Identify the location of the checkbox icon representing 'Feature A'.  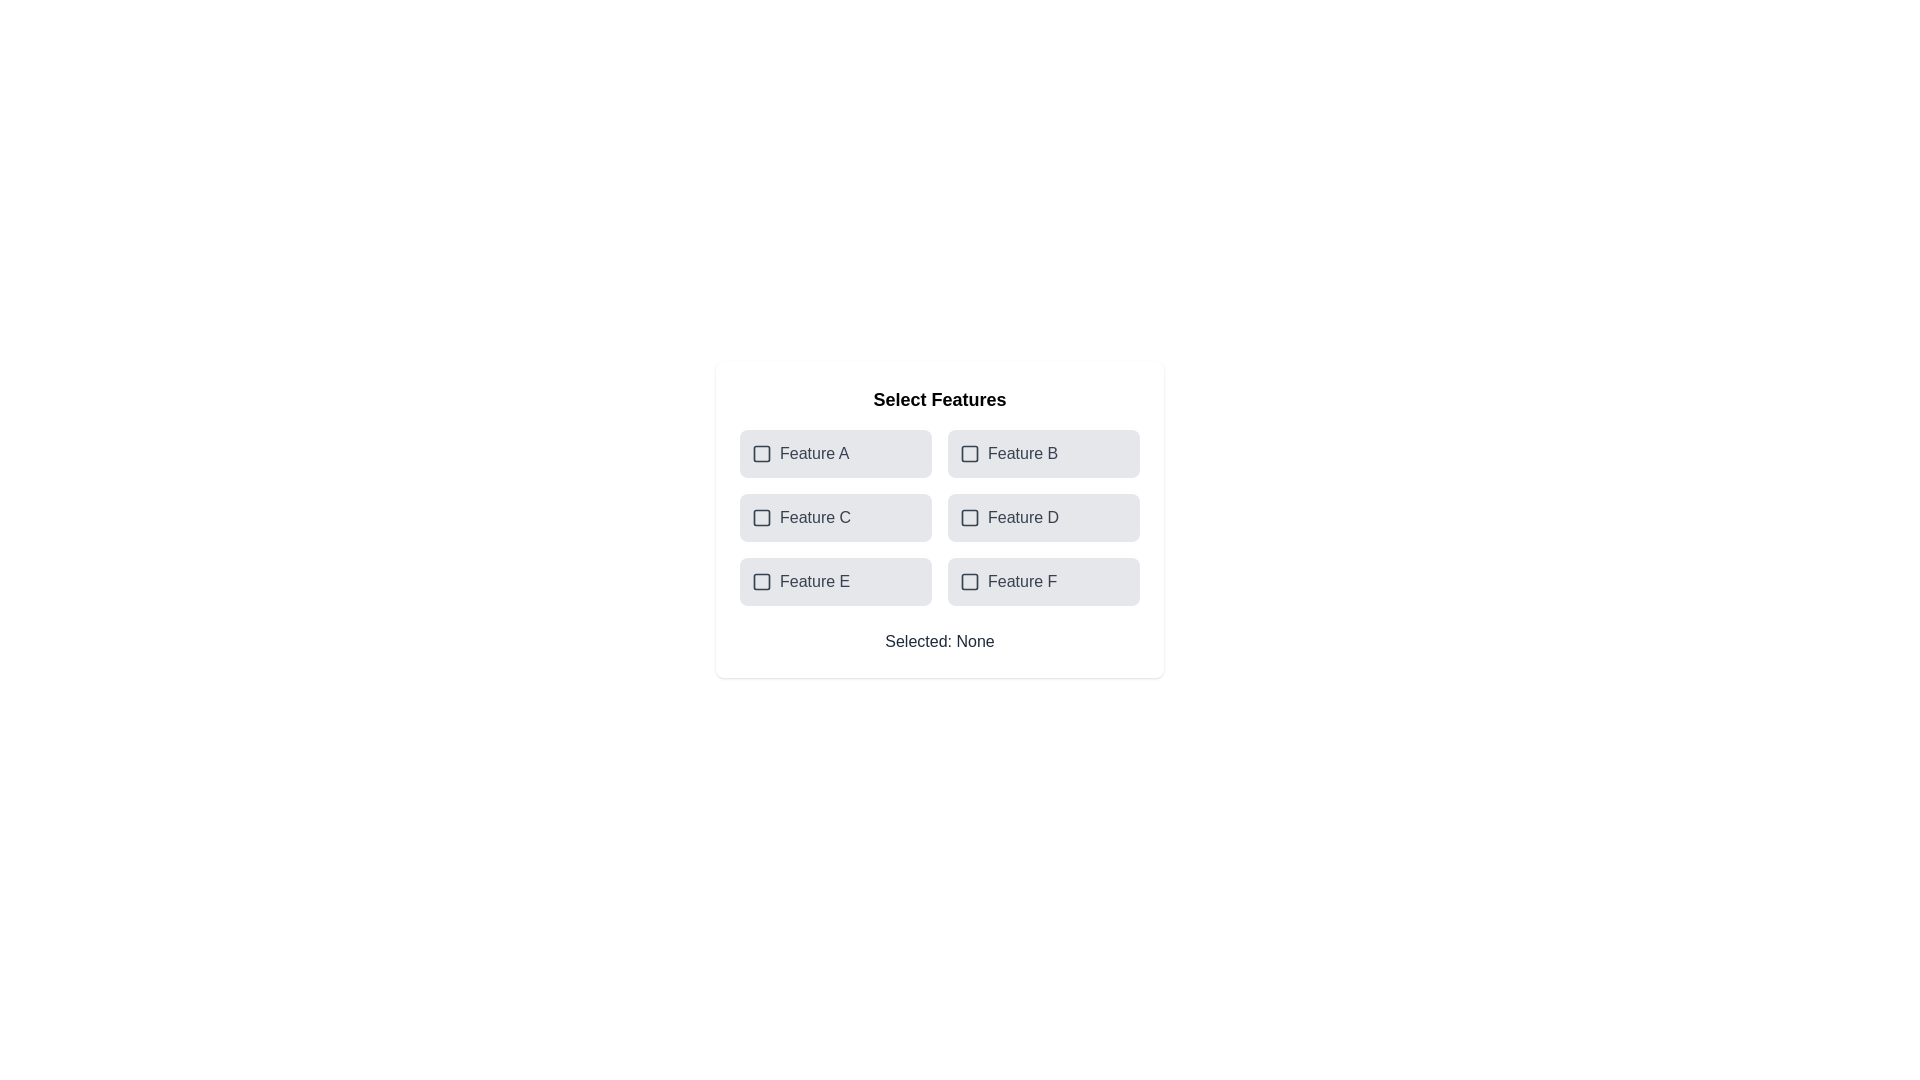
(761, 454).